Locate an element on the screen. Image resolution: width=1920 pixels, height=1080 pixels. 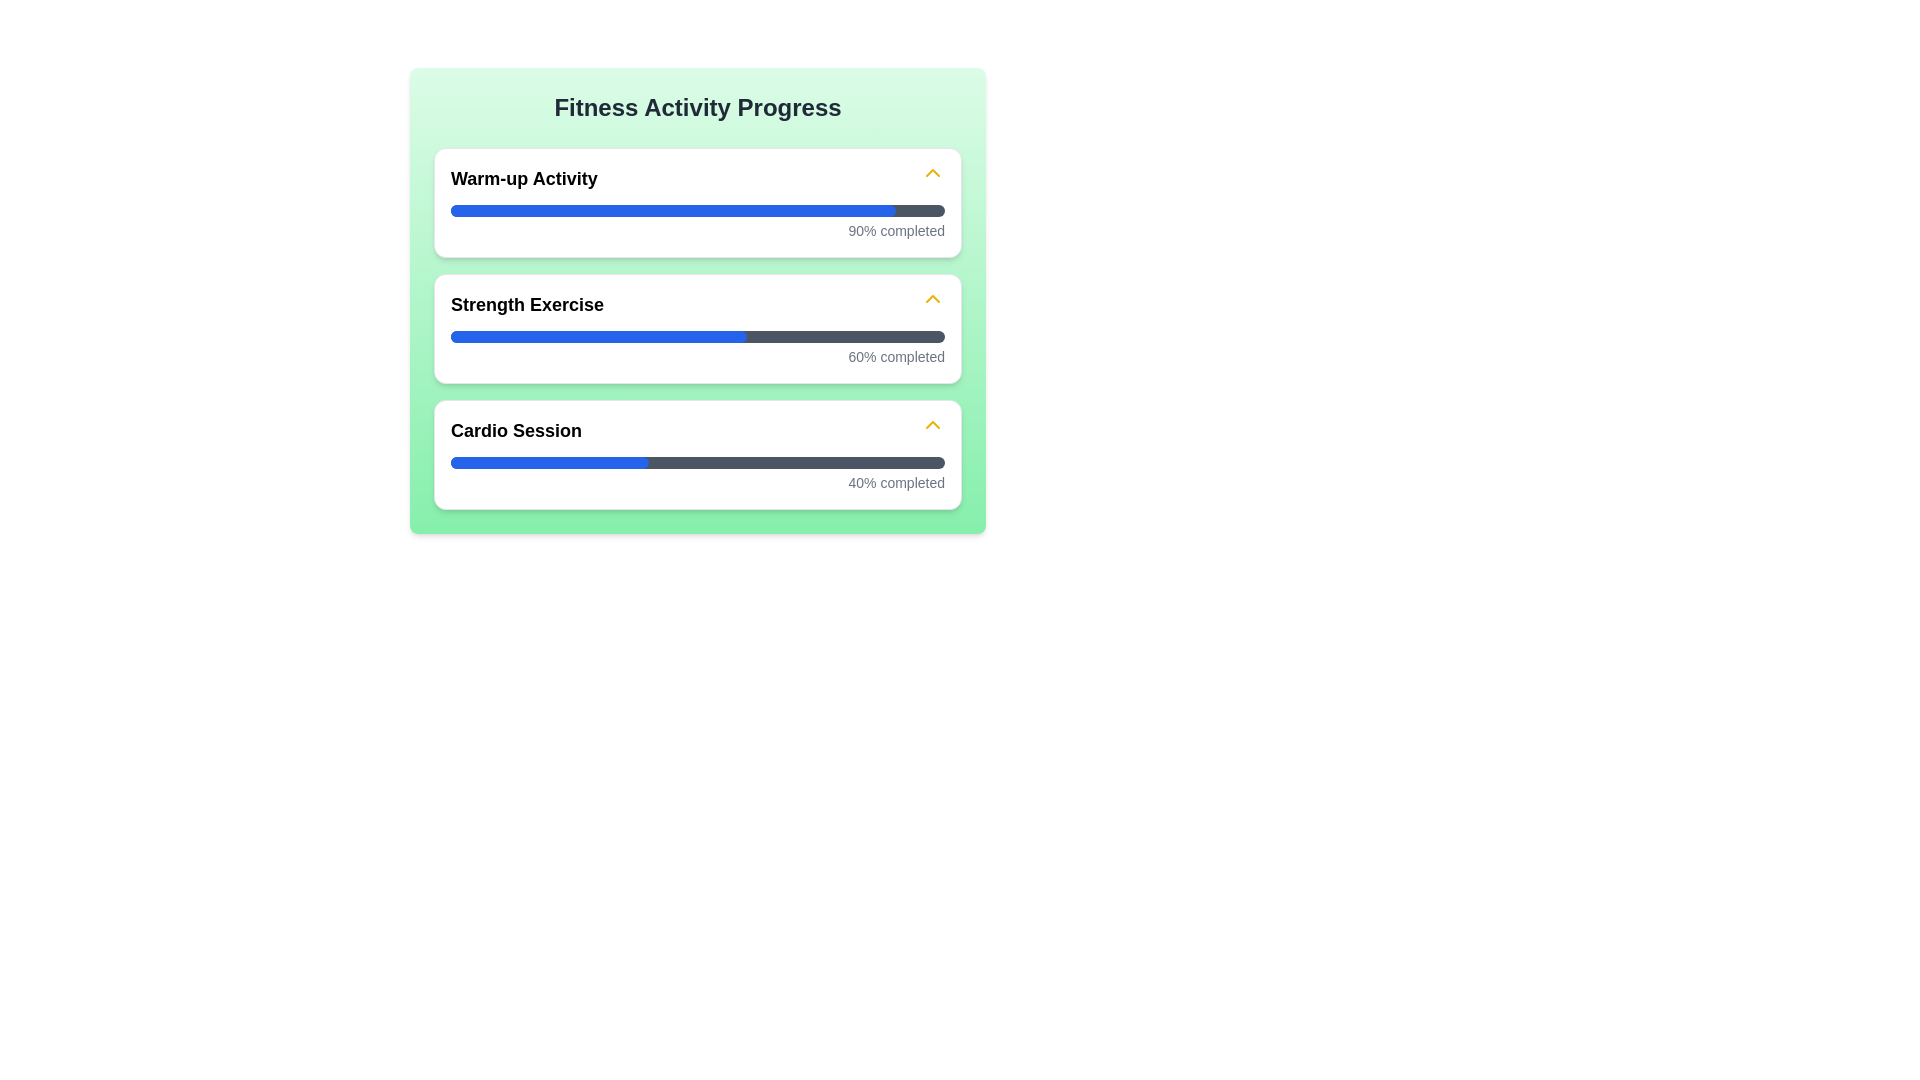
completion percentage from the 'Cardio Session' Progress card, which shows '40% completed' at the bottom-right corner is located at coordinates (697, 455).